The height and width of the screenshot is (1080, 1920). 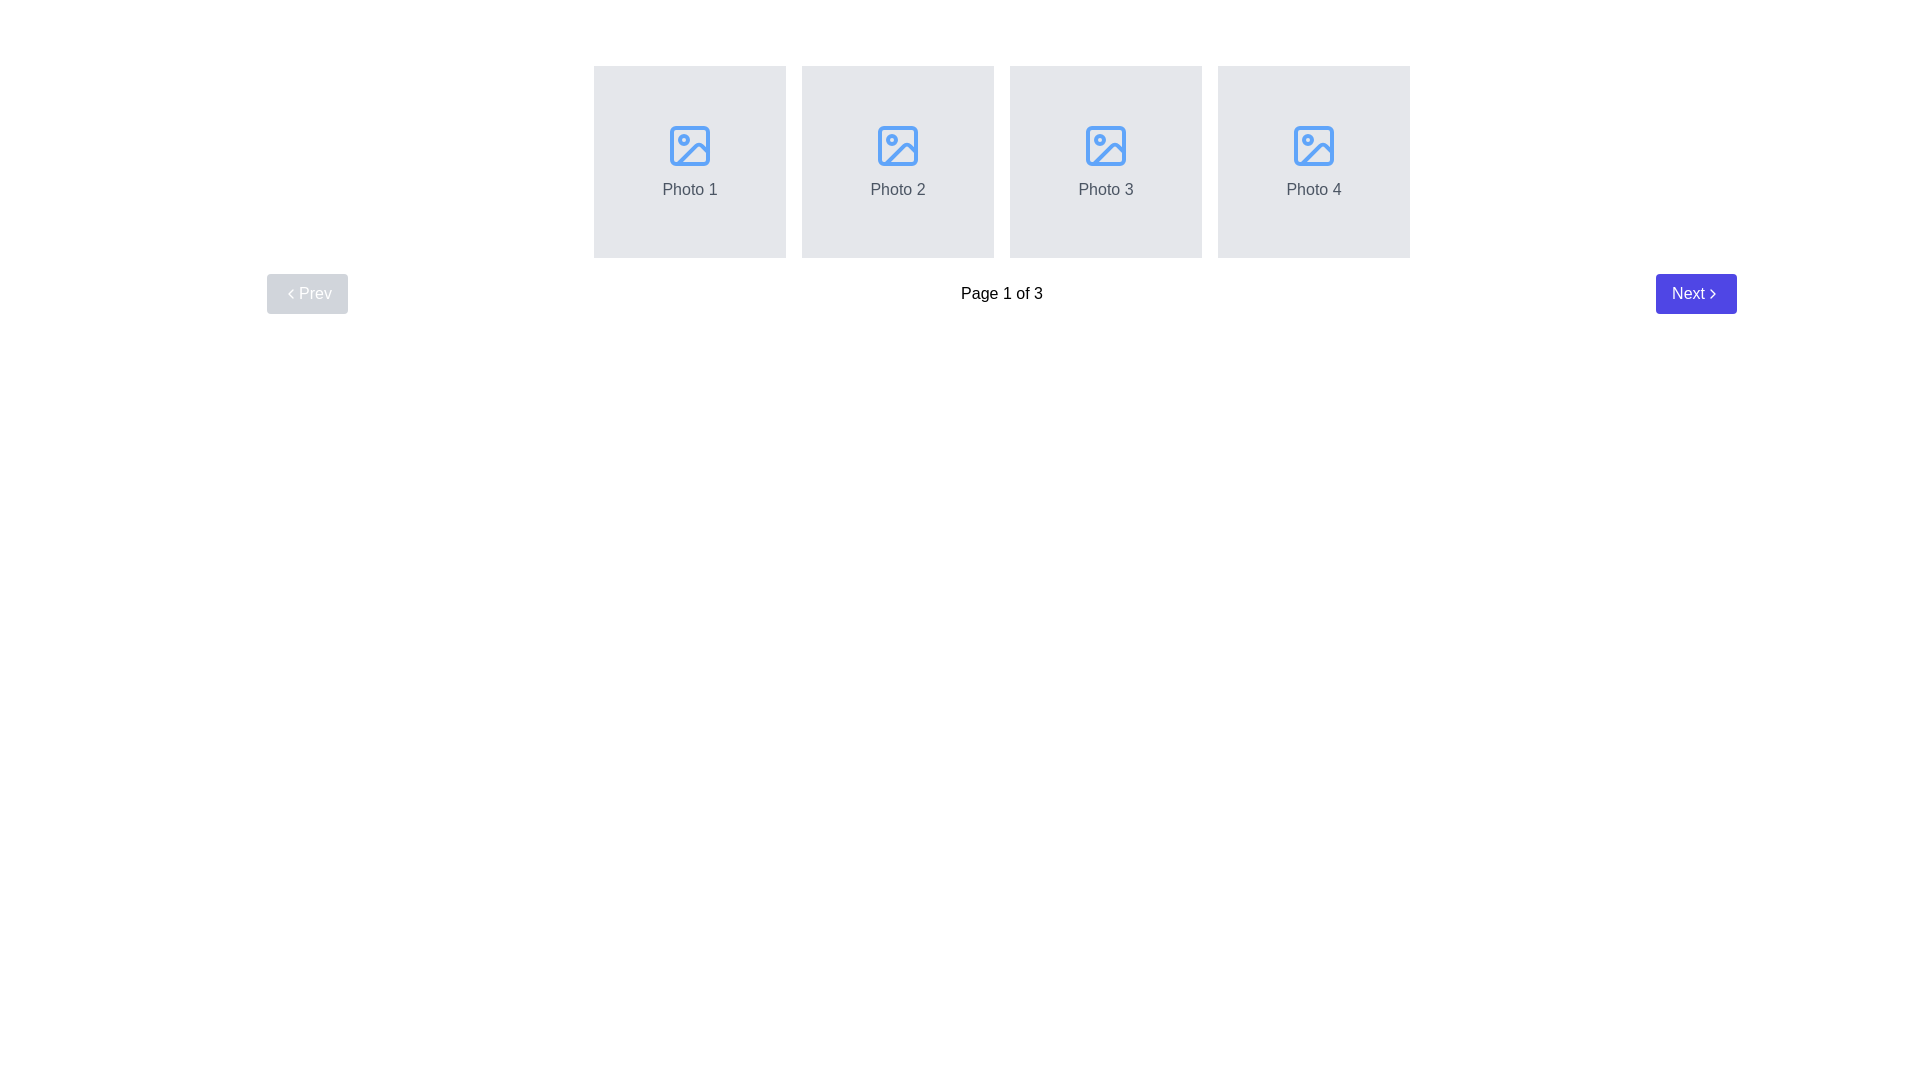 What do you see at coordinates (1104, 145) in the screenshot?
I see `the 'Photo 3' icon, which is a light blue outlined image icon with a central circle and the label 'Photo 3' below it` at bounding box center [1104, 145].